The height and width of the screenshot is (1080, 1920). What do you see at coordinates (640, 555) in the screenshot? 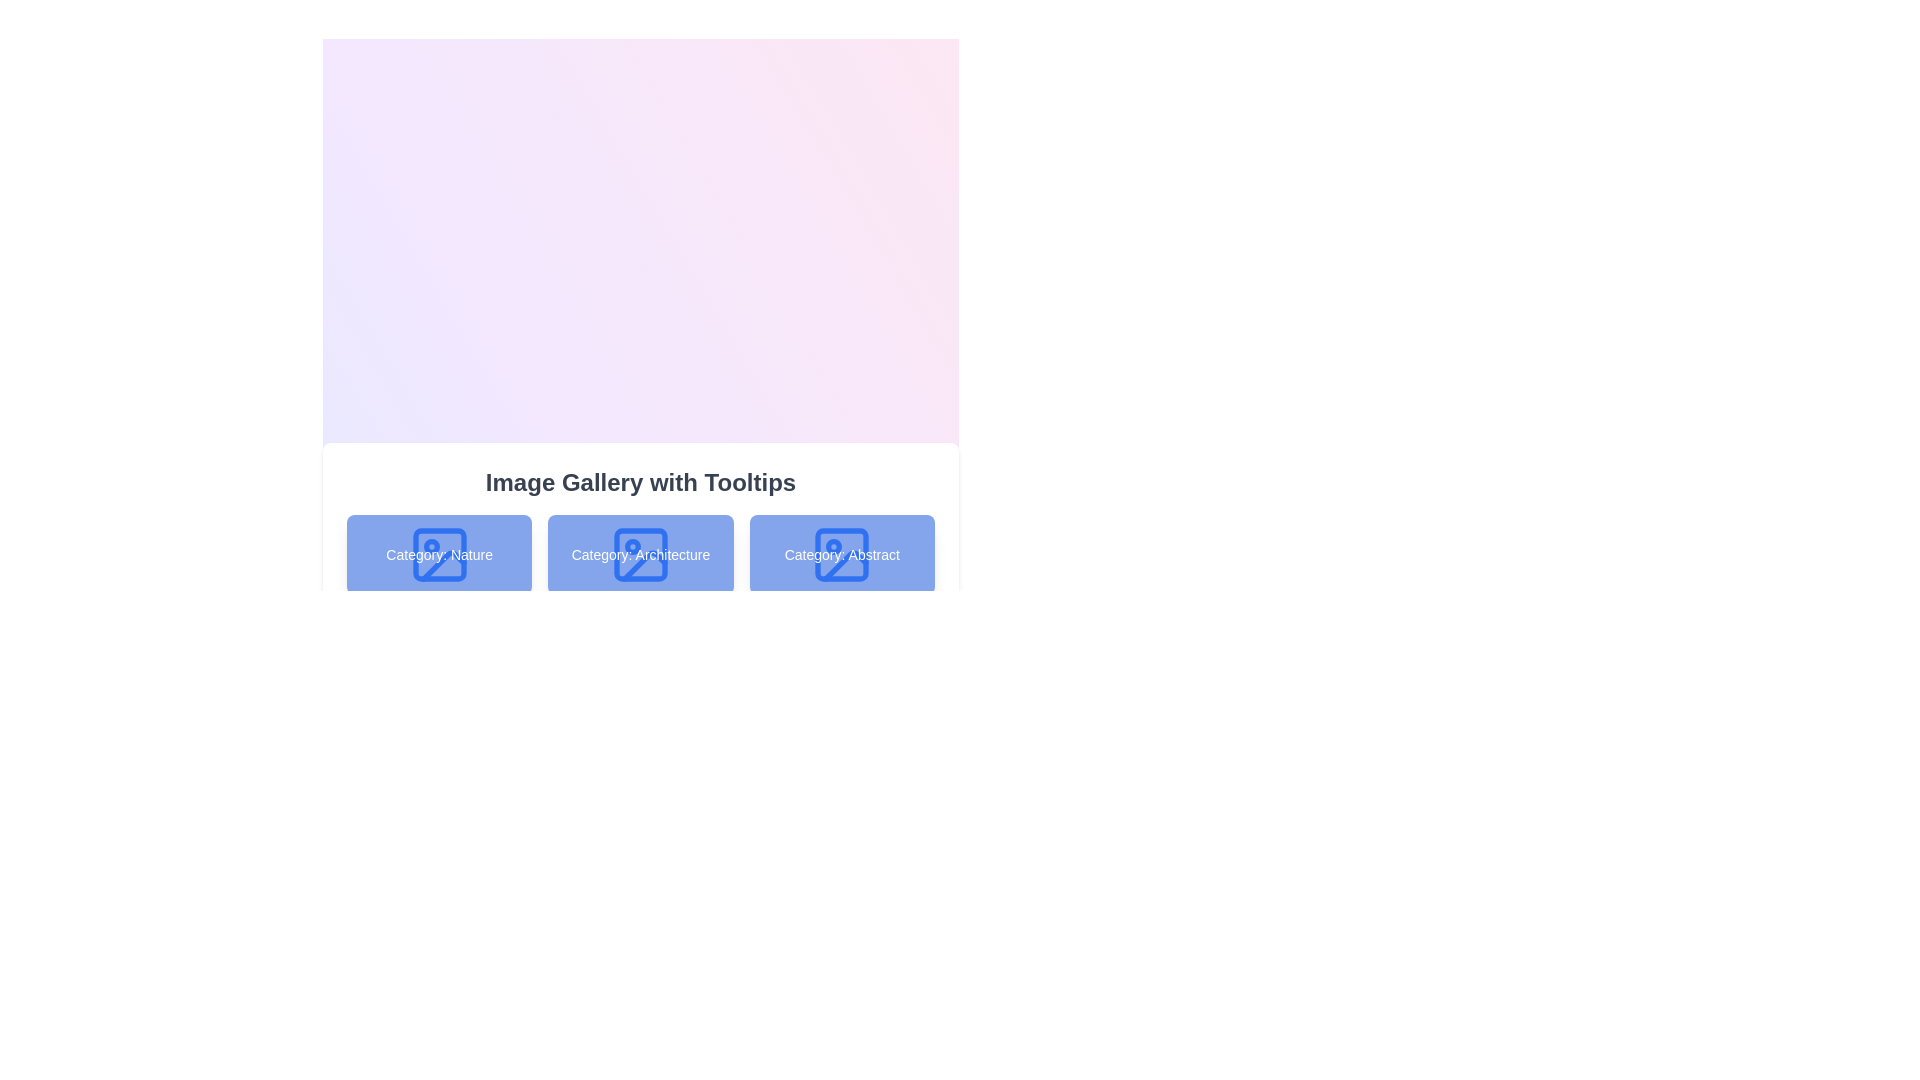
I see `the rectangular button with a blue background labeled 'Category: Architecture'` at bounding box center [640, 555].